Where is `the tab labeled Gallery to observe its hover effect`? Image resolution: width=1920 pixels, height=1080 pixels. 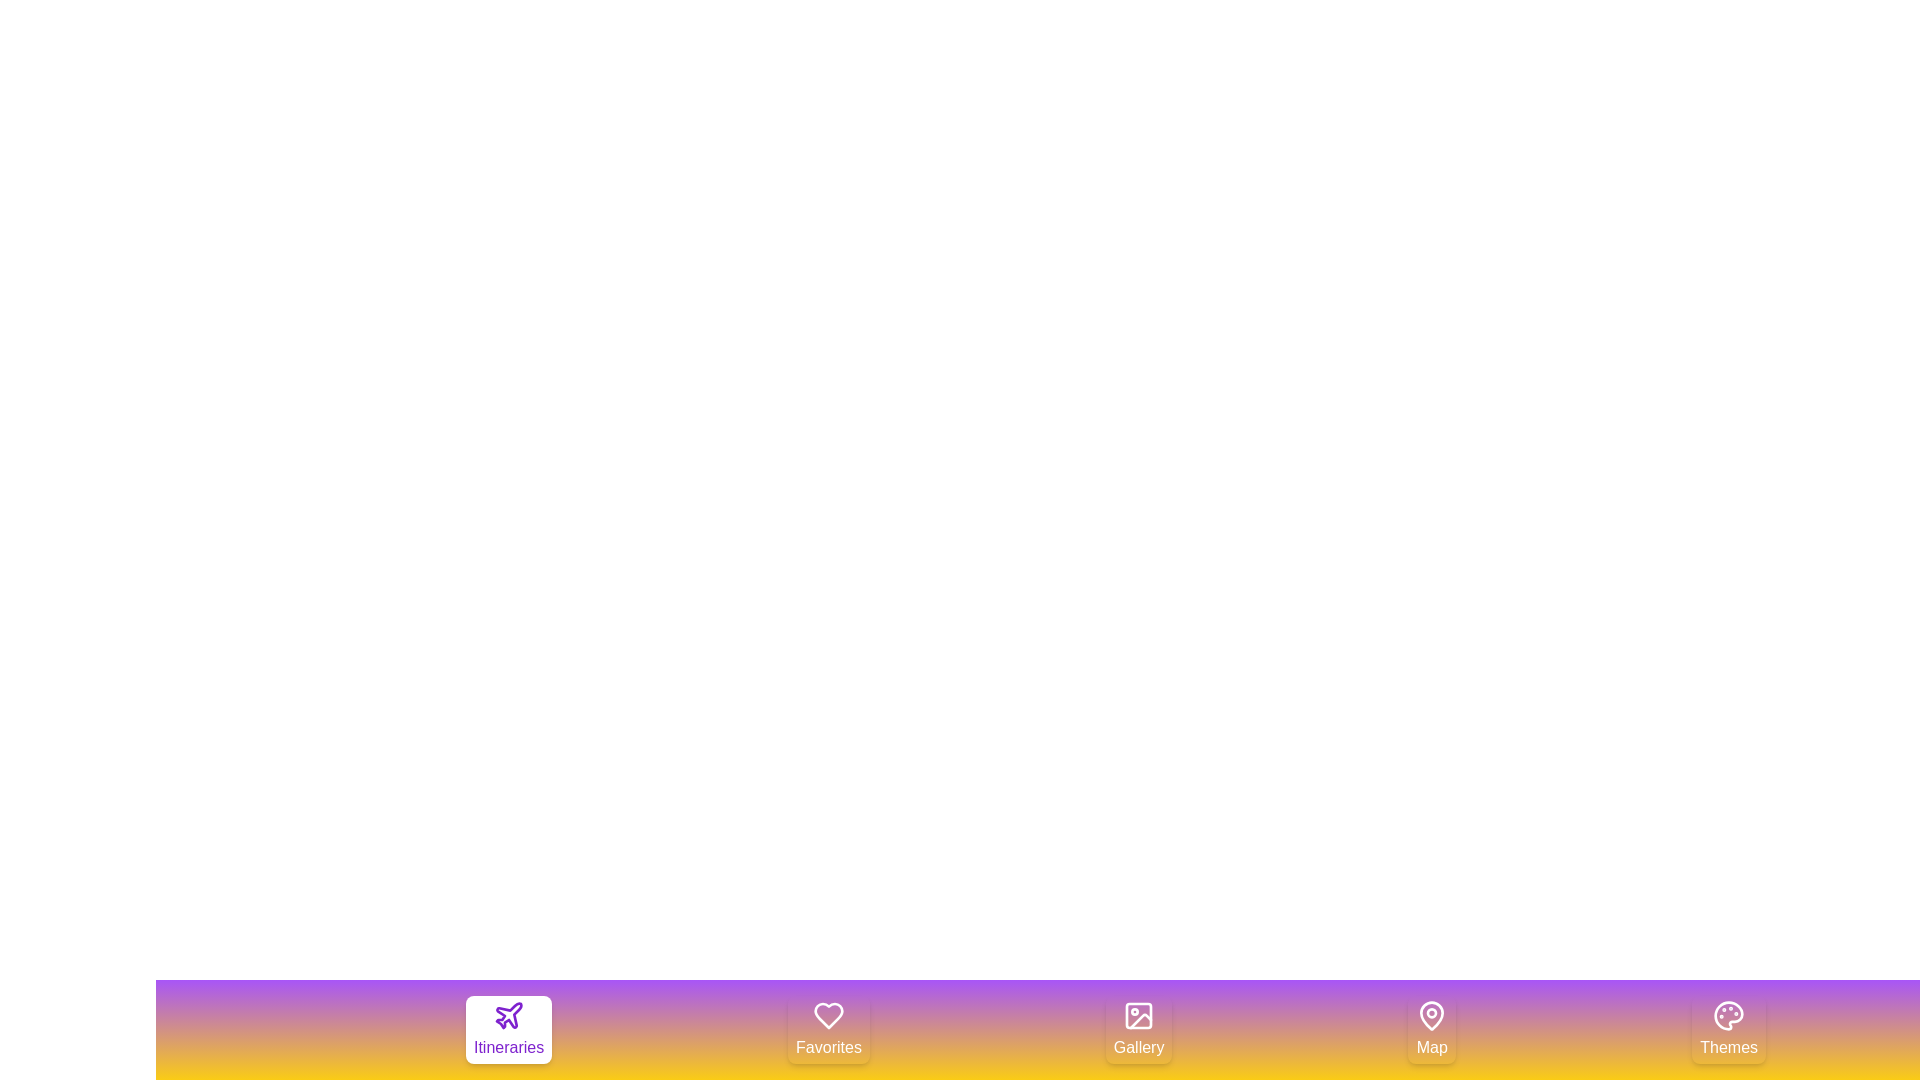 the tab labeled Gallery to observe its hover effect is located at coordinates (1139, 1029).